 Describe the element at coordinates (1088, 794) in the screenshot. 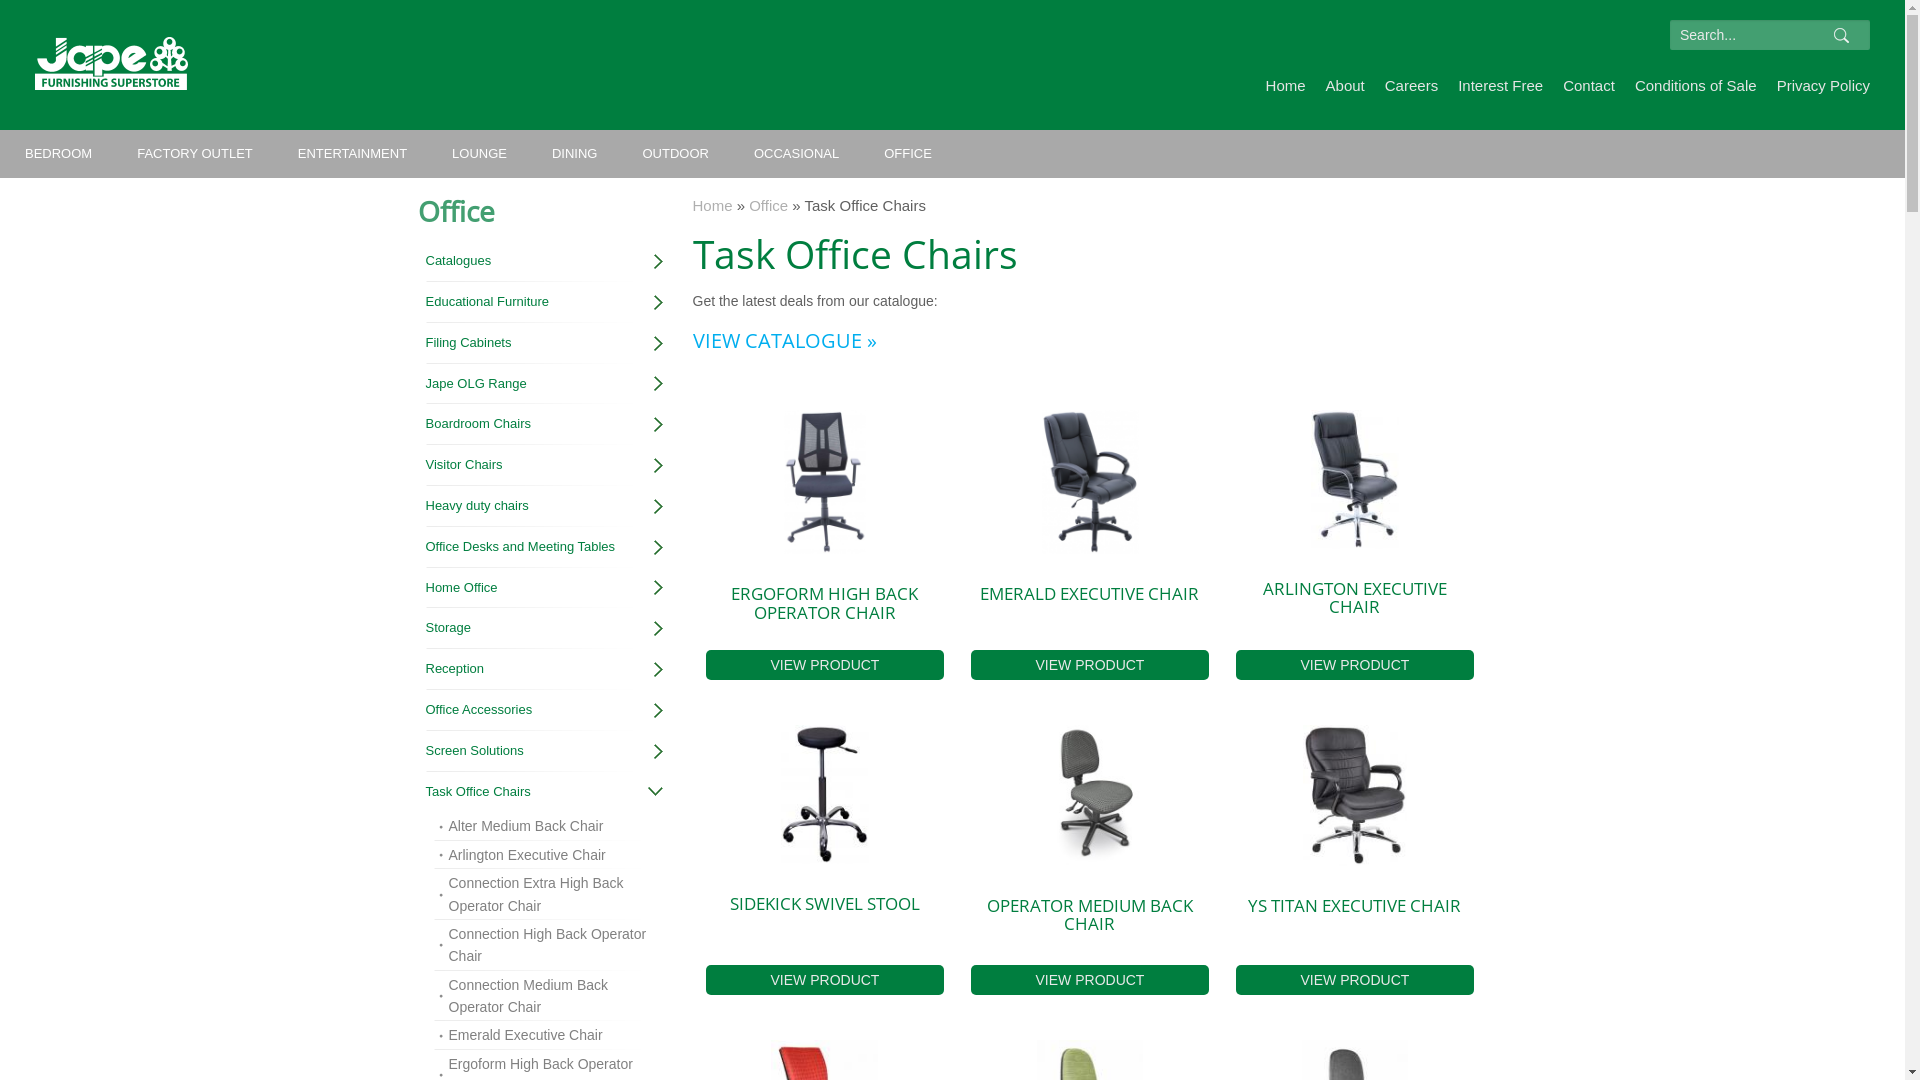

I see `'Operator Medium Back Chair'` at that location.